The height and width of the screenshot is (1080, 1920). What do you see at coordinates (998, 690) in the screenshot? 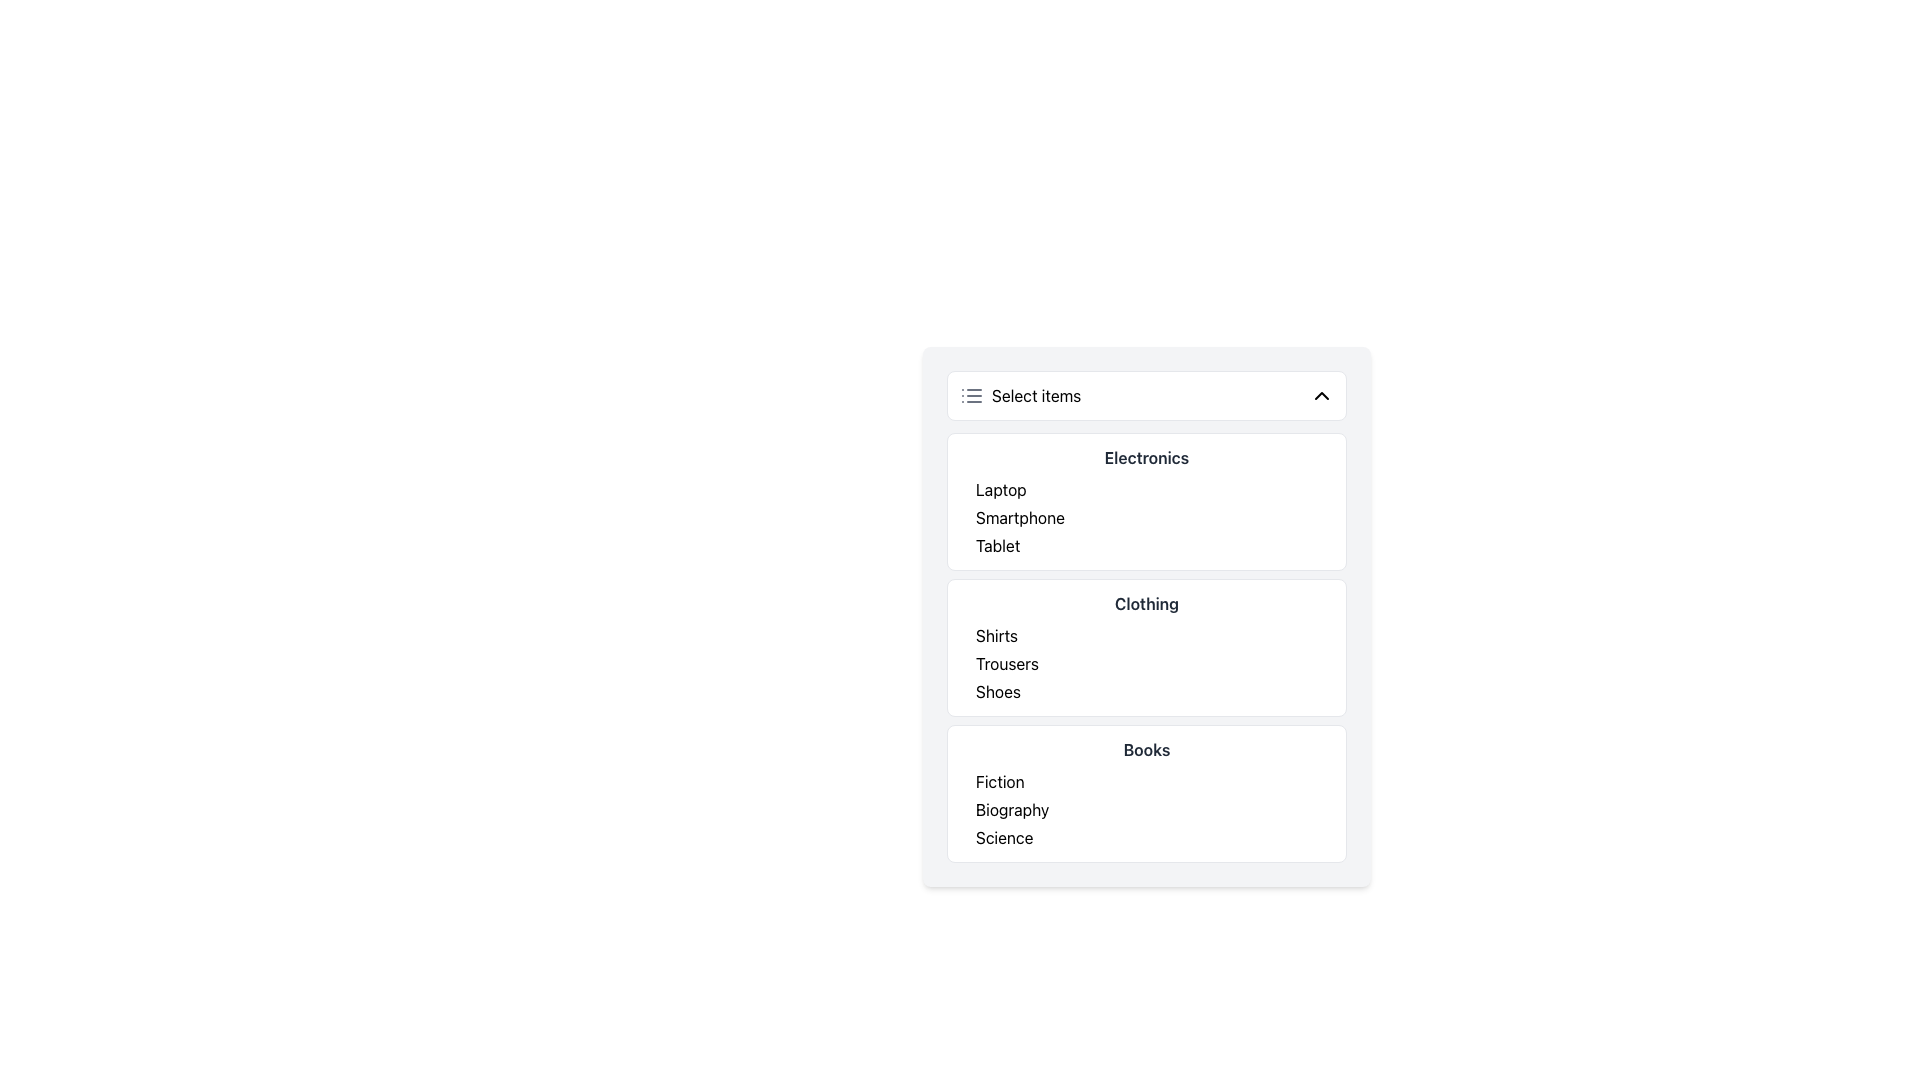
I see `the selectable text label for 'Shoes' located as the third item under the 'Clothing' header in the dropdown menu` at bounding box center [998, 690].